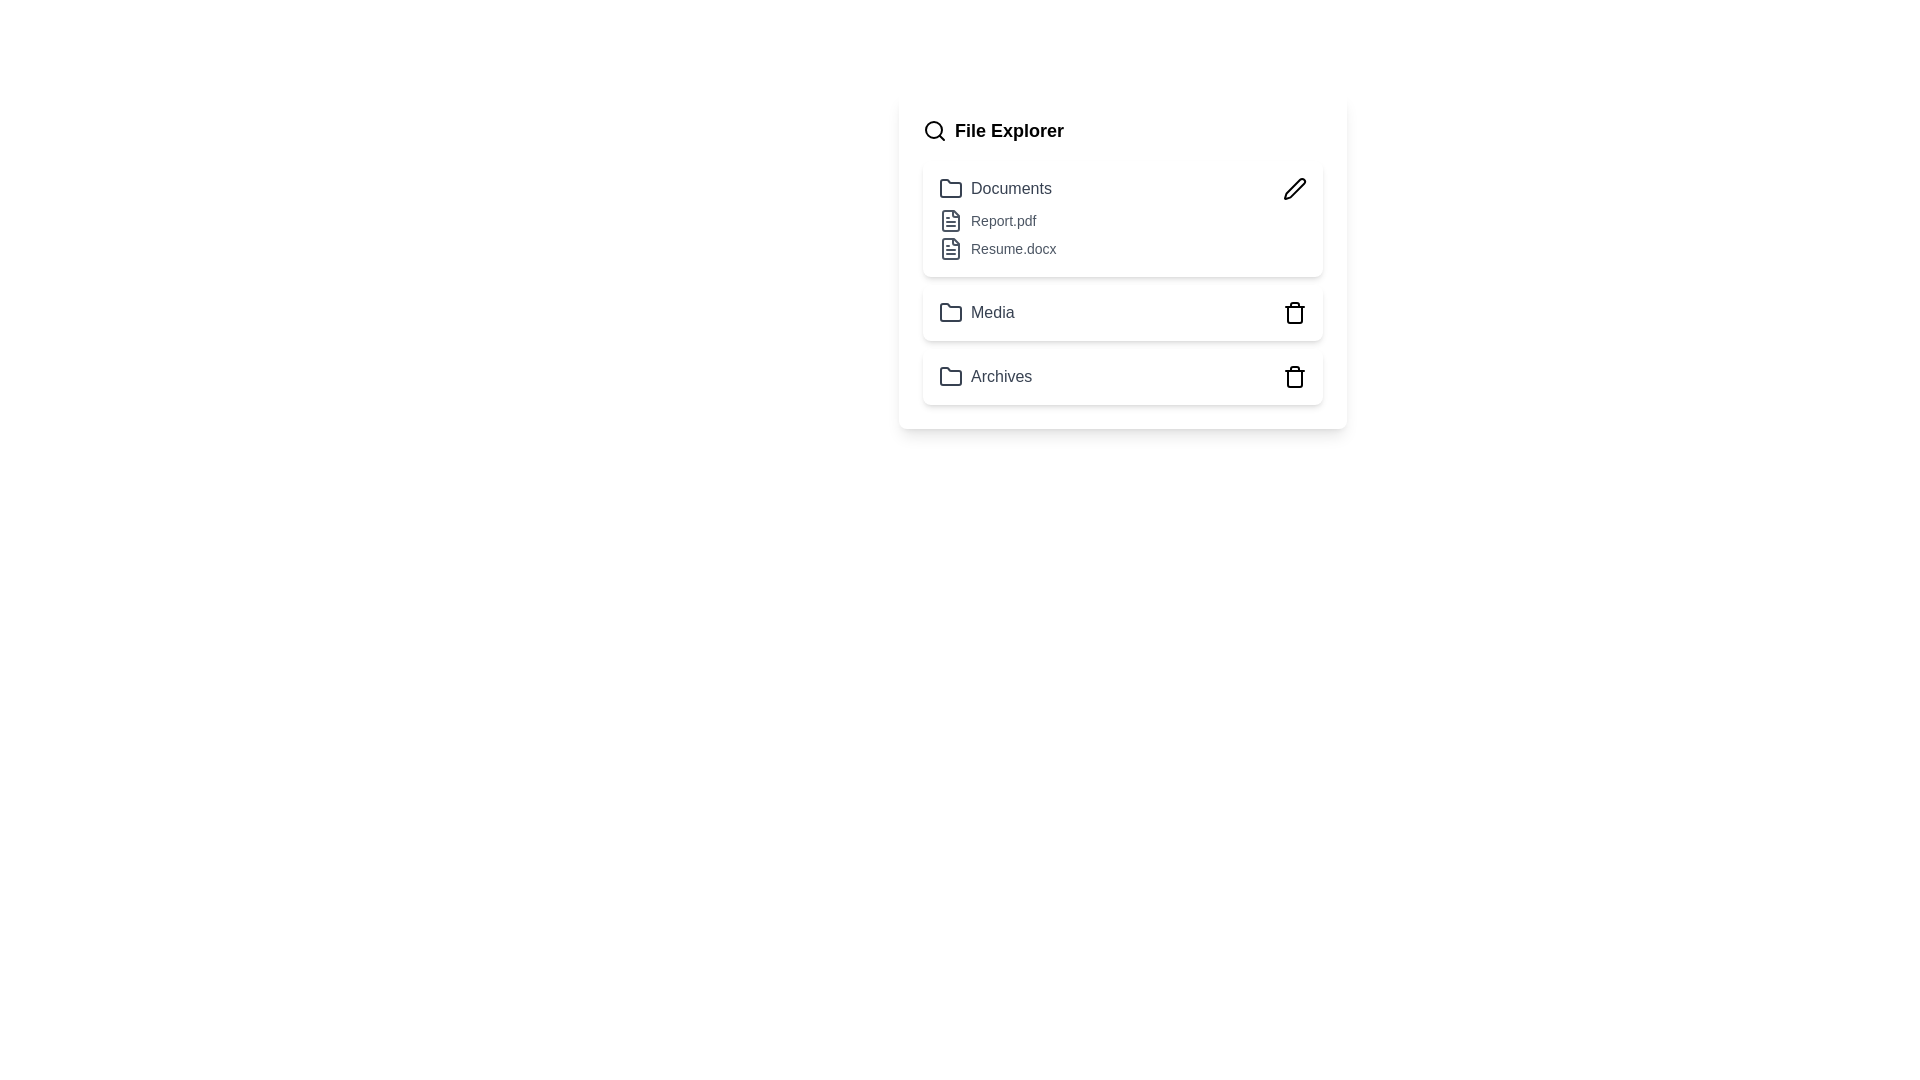 This screenshot has height=1080, width=1920. I want to click on the file icon representing 'Report.pdf' in the file explorer interface, so click(949, 220).